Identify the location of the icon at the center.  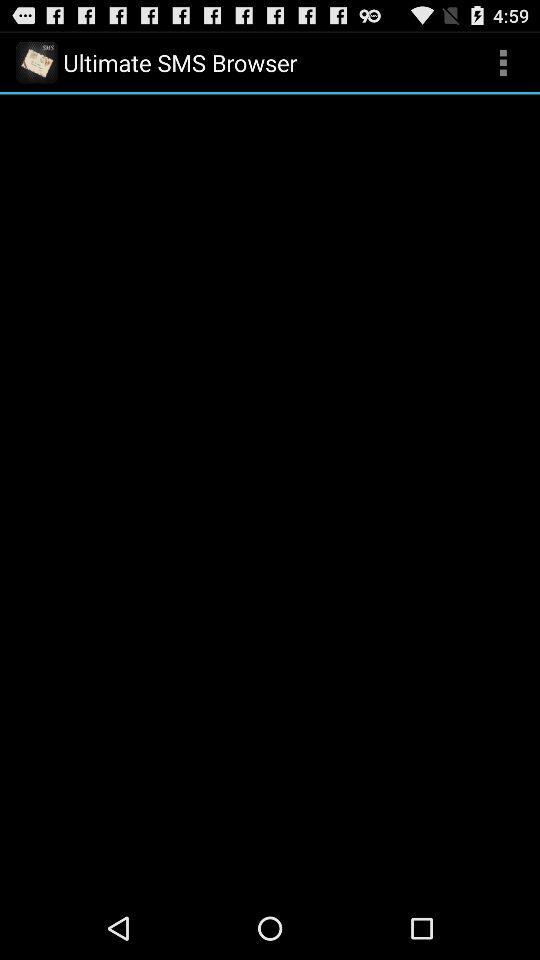
(270, 494).